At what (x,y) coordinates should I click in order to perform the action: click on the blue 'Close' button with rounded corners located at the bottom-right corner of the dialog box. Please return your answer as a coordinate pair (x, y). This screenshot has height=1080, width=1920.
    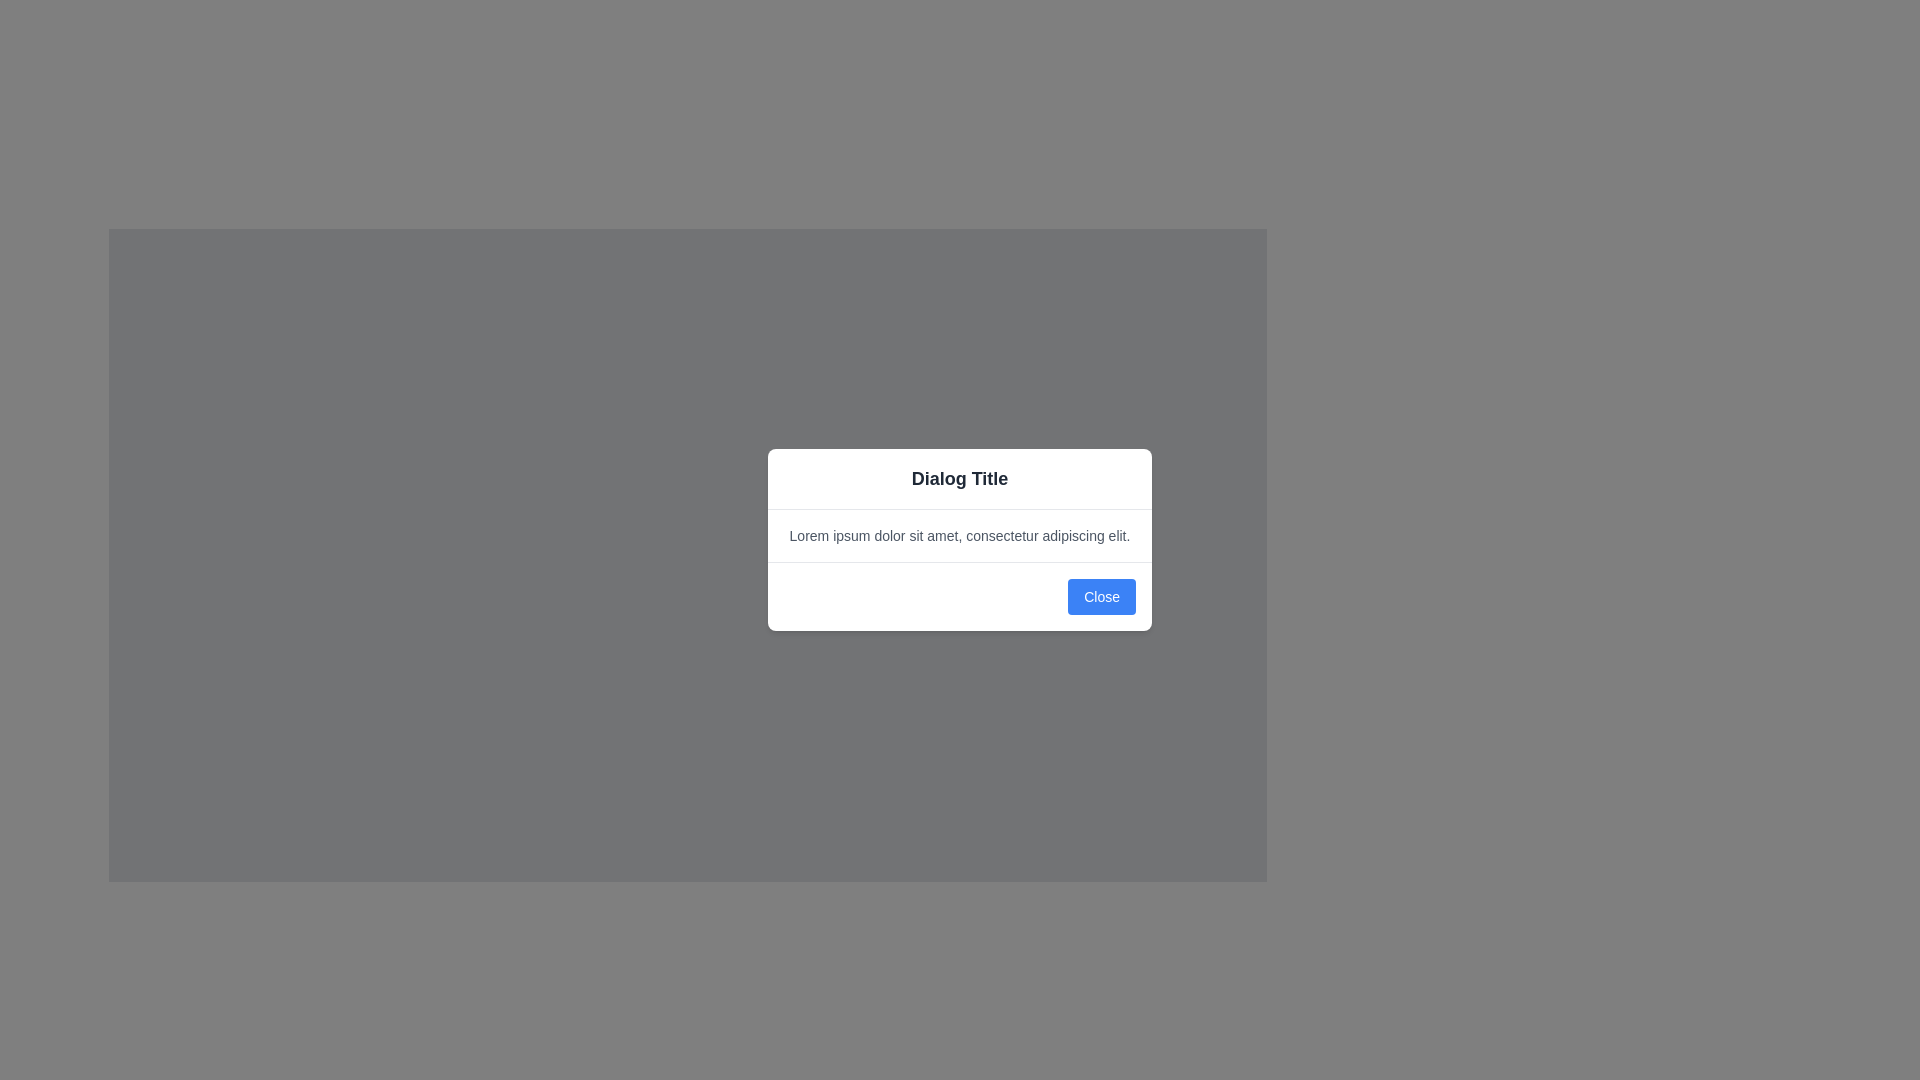
    Looking at the image, I should click on (1101, 596).